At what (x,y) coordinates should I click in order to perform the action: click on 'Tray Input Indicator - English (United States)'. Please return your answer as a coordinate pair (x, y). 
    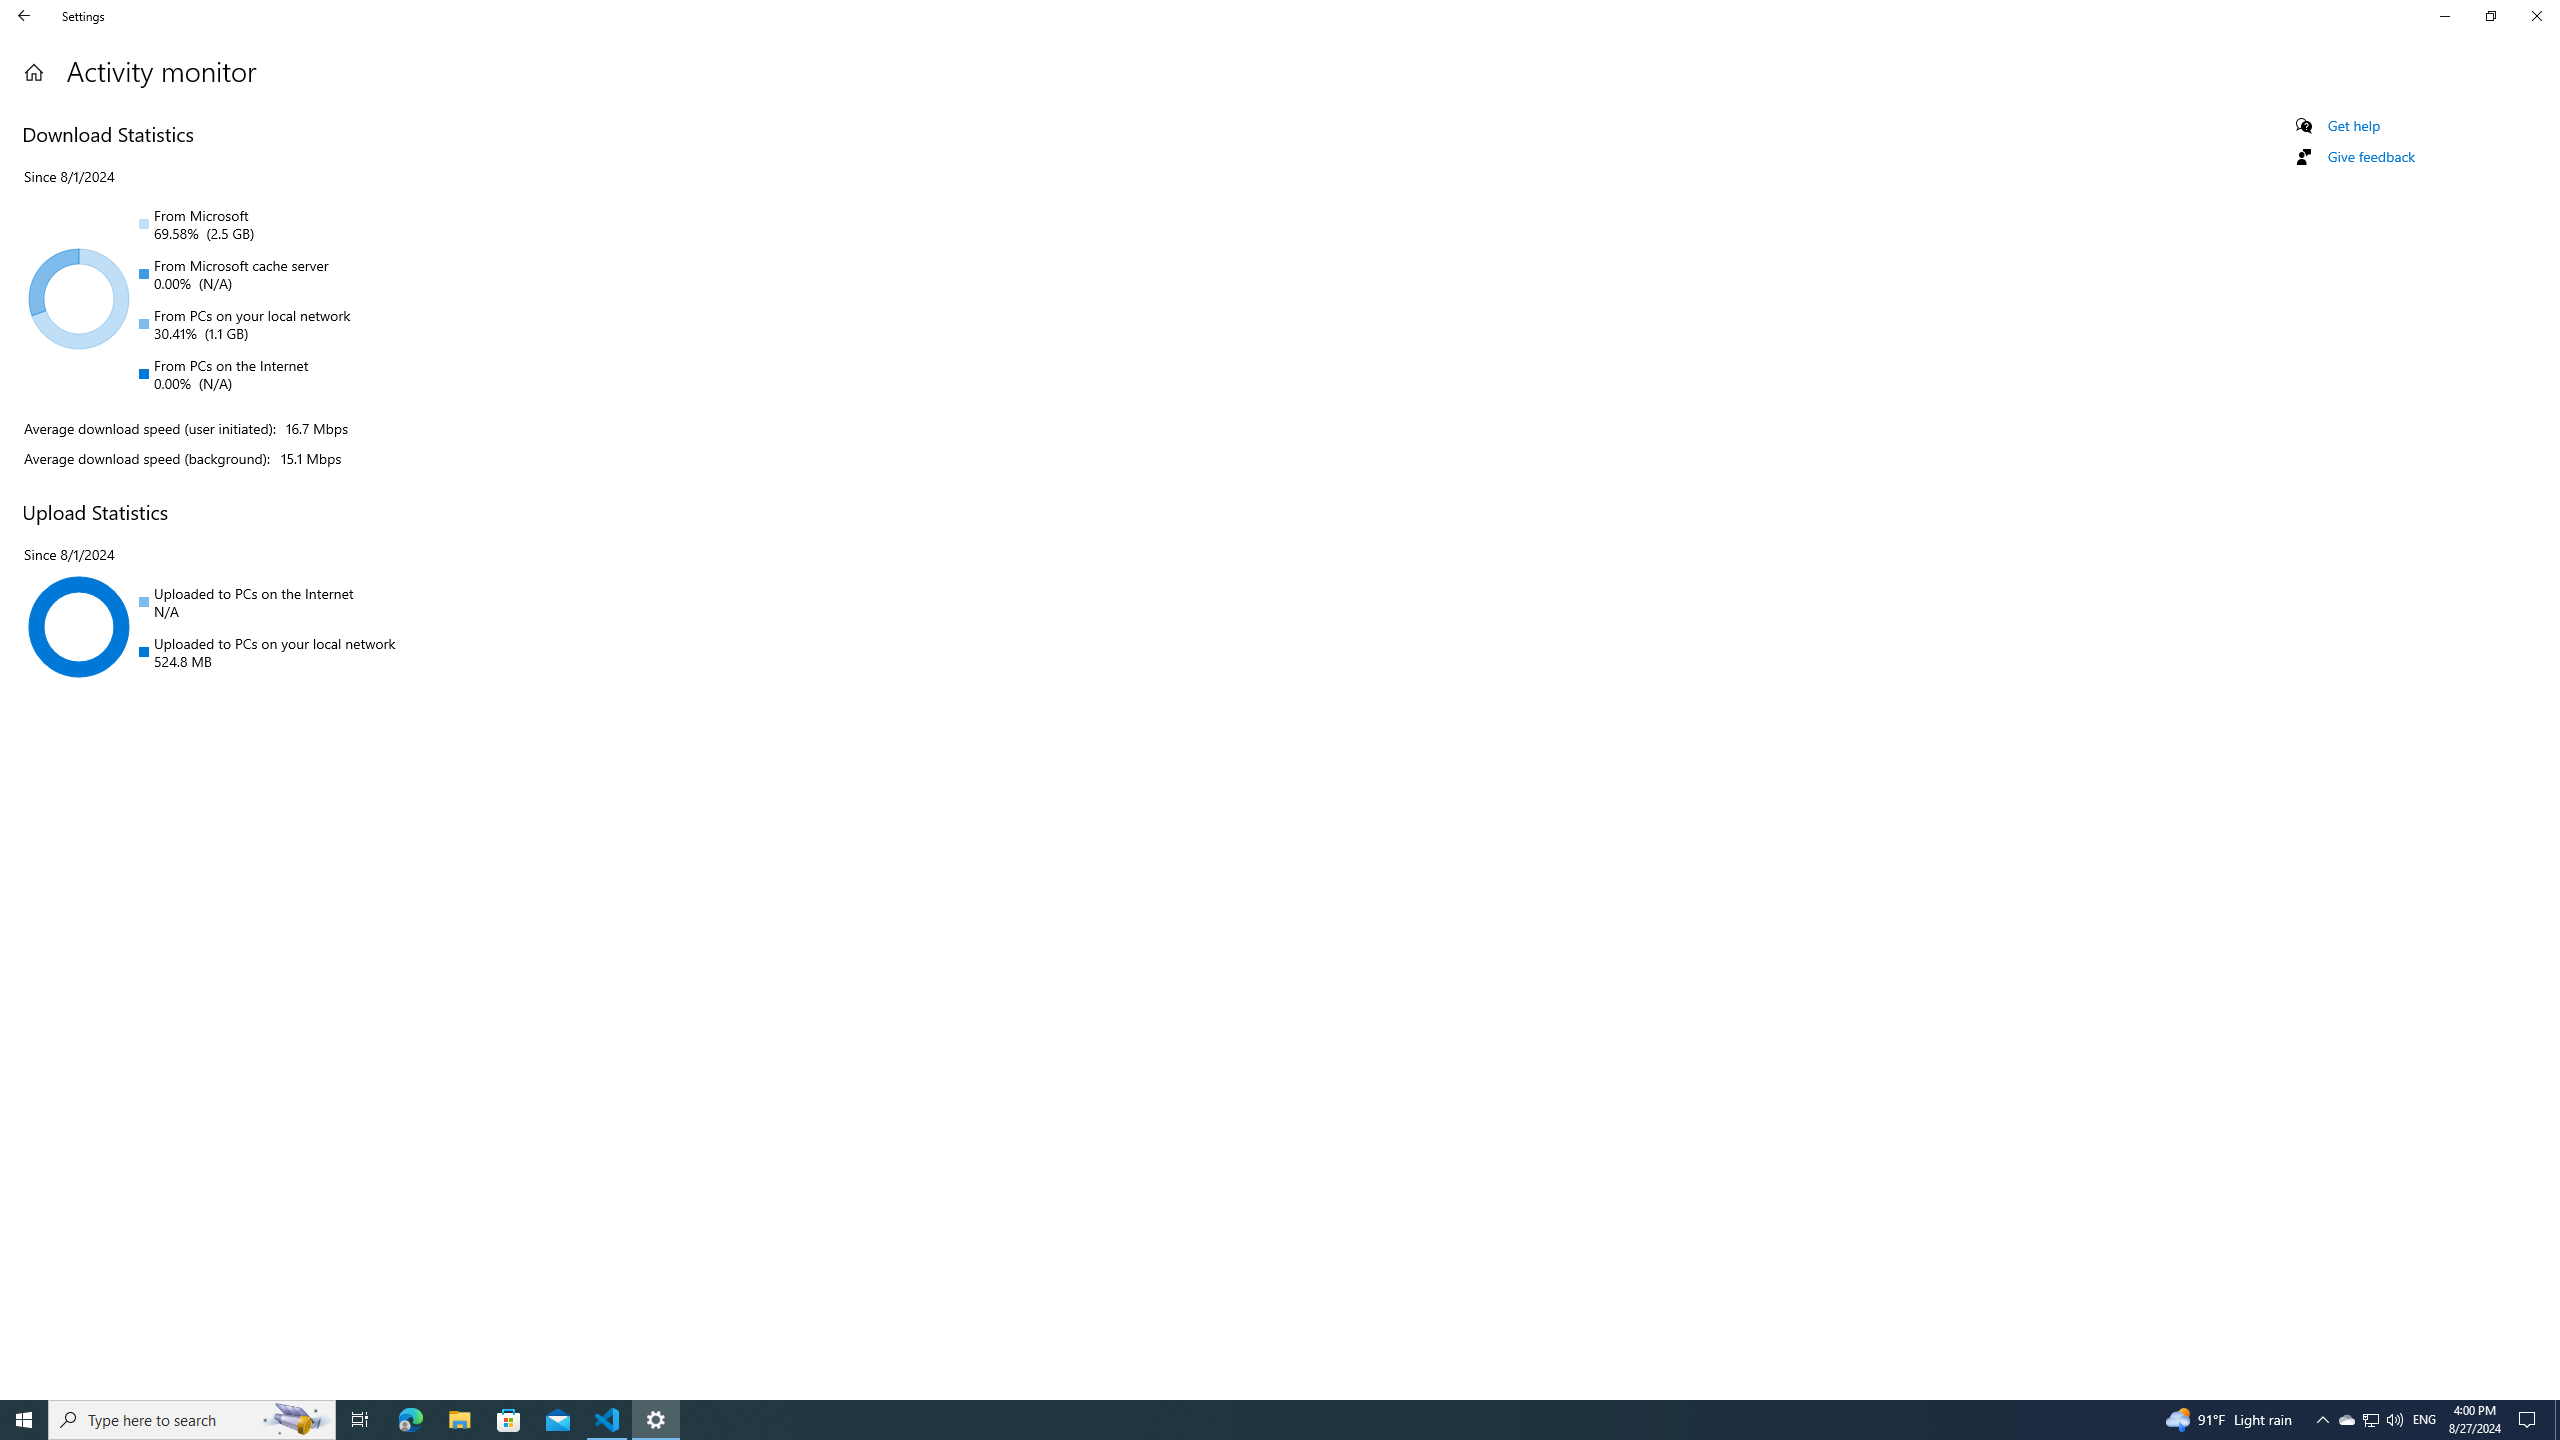
    Looking at the image, I should click on (2424, 1418).